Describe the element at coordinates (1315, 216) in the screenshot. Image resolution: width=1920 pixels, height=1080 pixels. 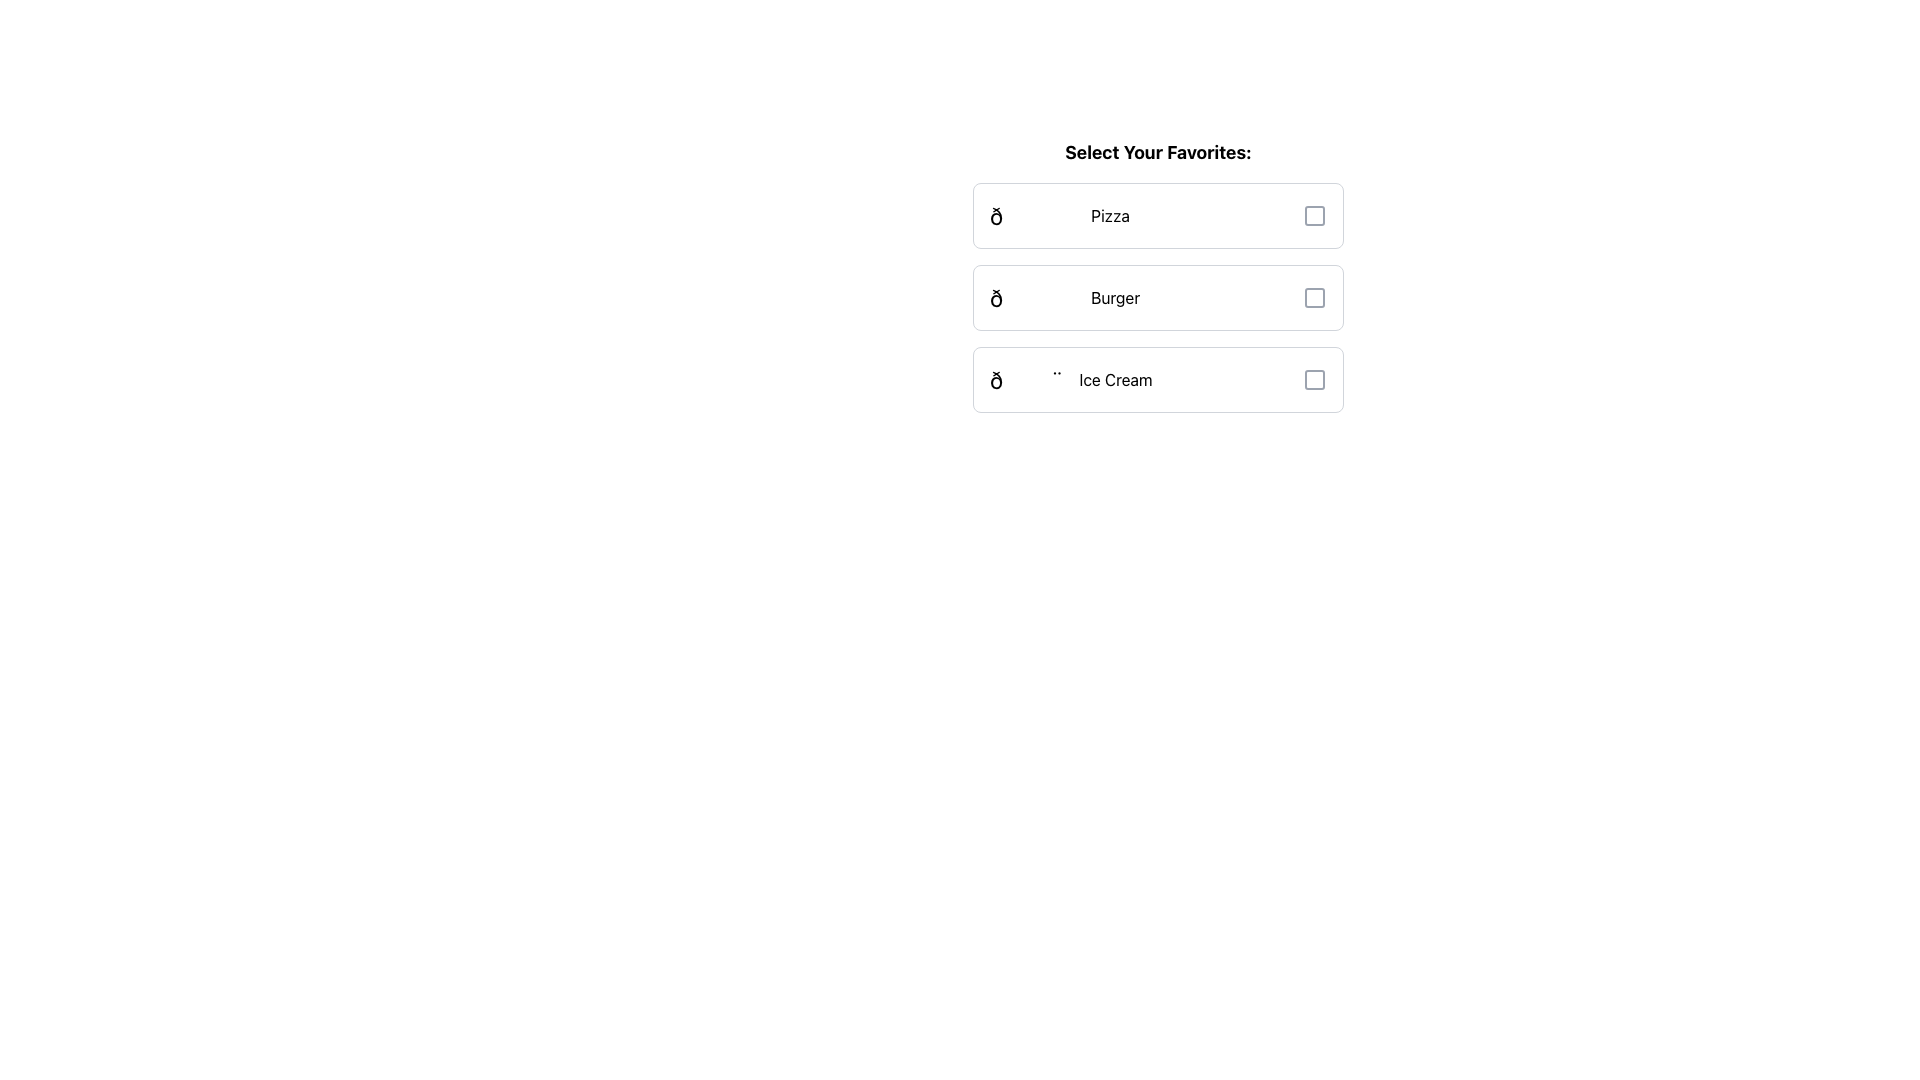
I see `the checkbox next to the text 'Pizza' in the top row of the vertical list` at that location.